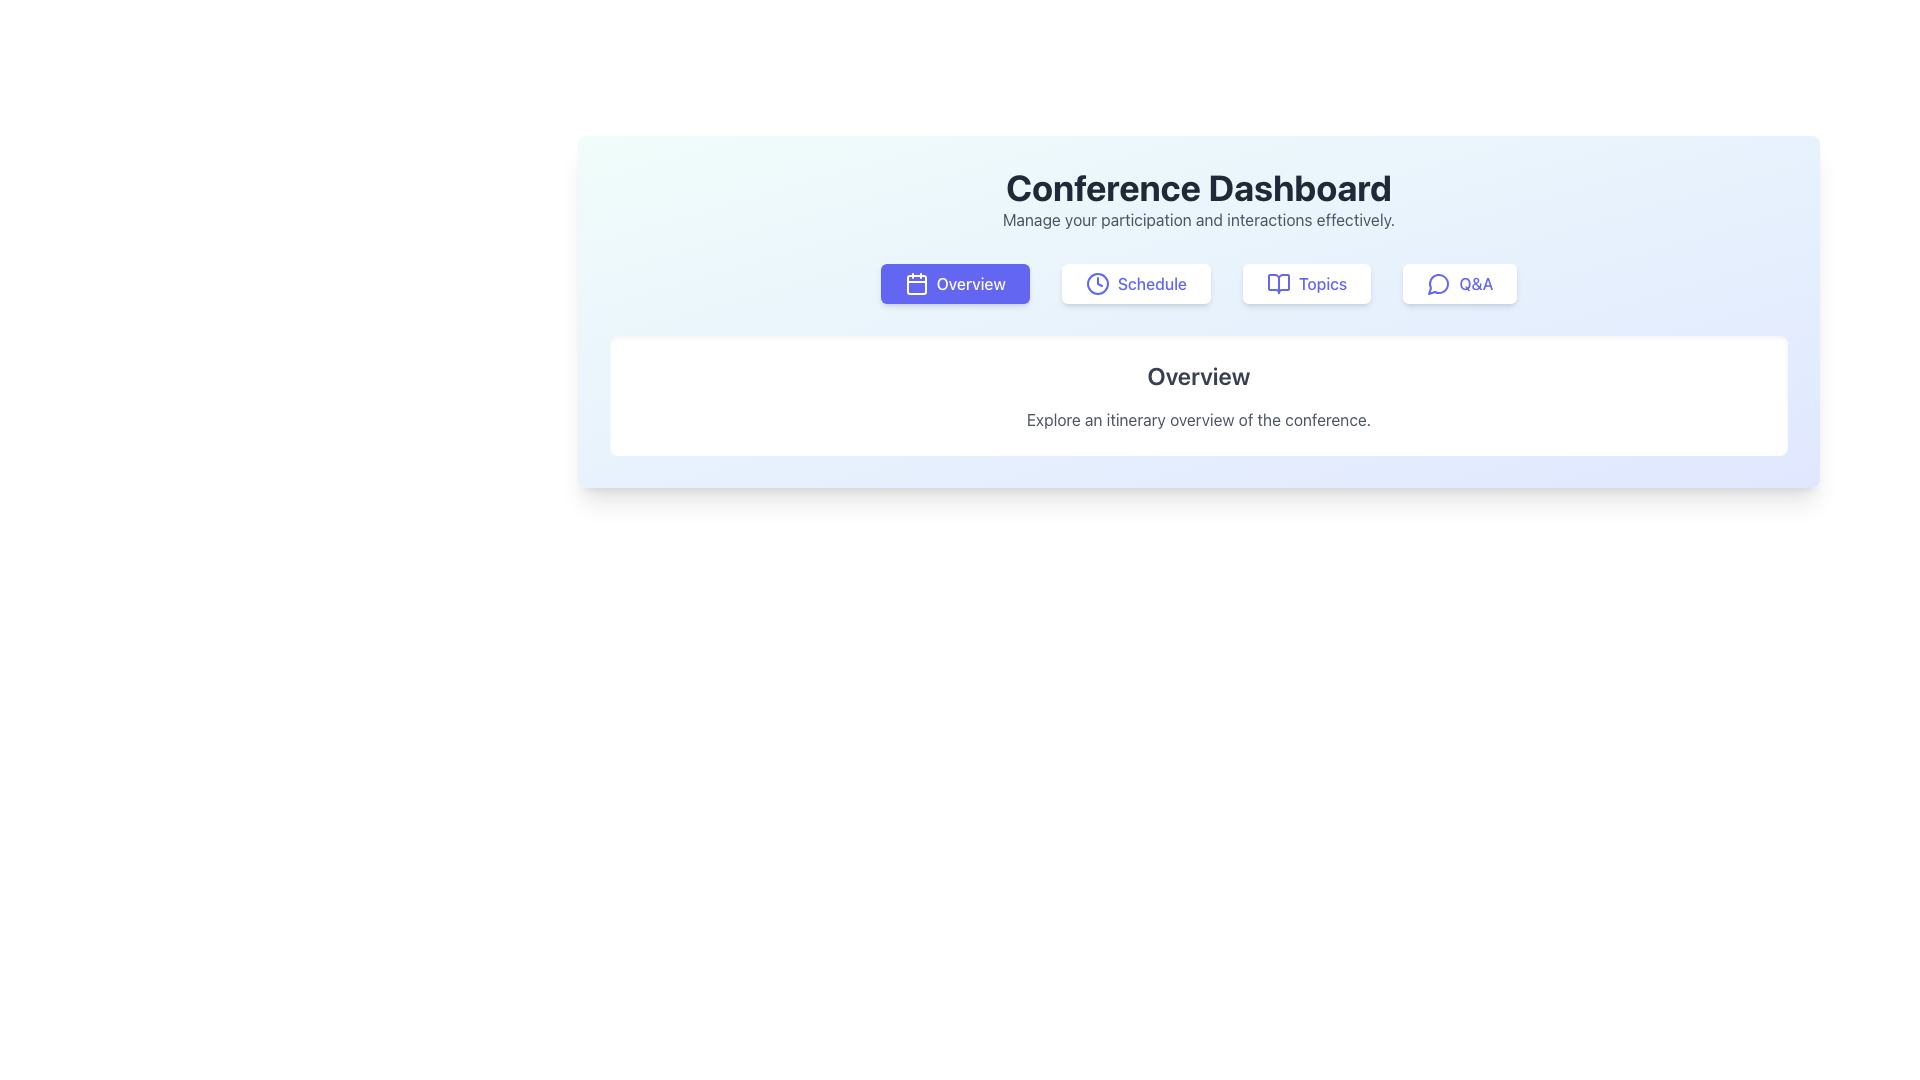 This screenshot has width=1920, height=1080. What do you see at coordinates (1277, 284) in the screenshot?
I see `the 'Topics' button which contains an SVG icon of an open book, located below the title 'Conference Dashboard'` at bounding box center [1277, 284].